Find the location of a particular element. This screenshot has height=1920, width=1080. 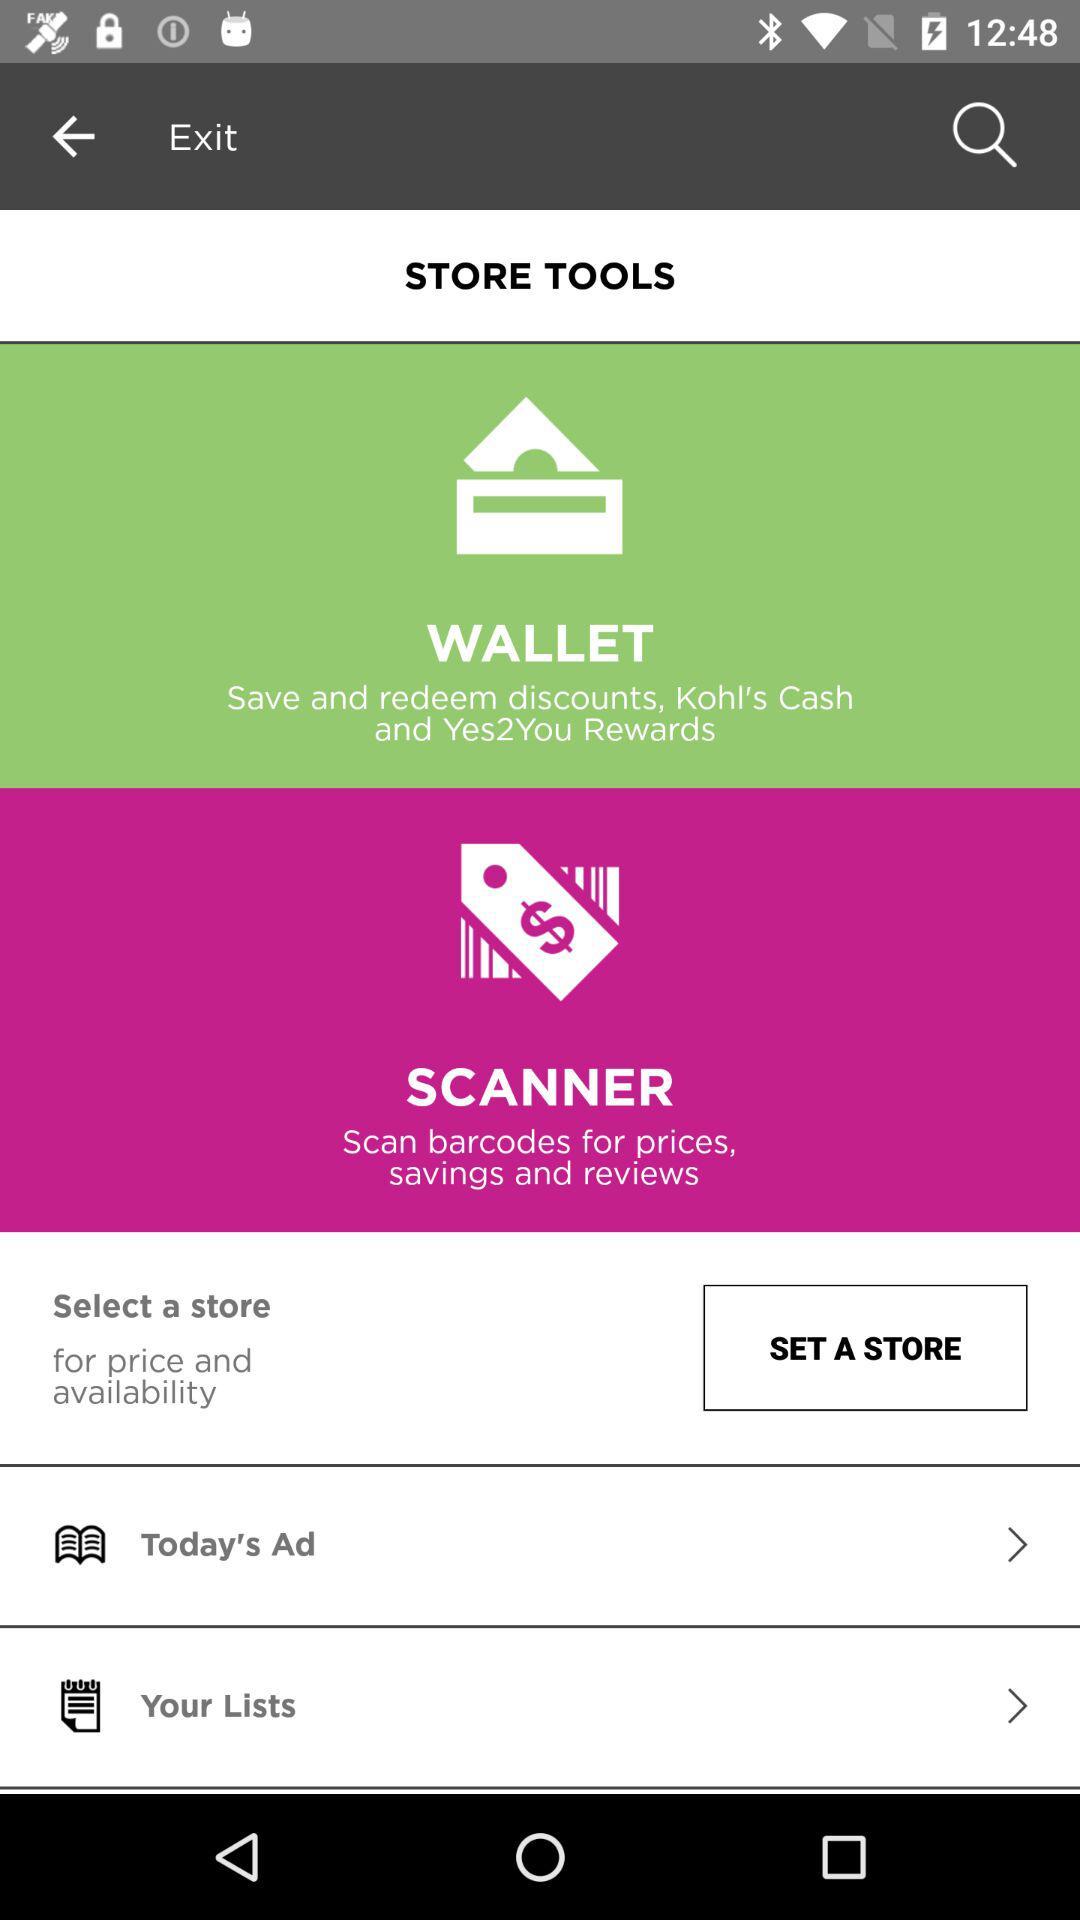

the search icon is located at coordinates (980, 135).